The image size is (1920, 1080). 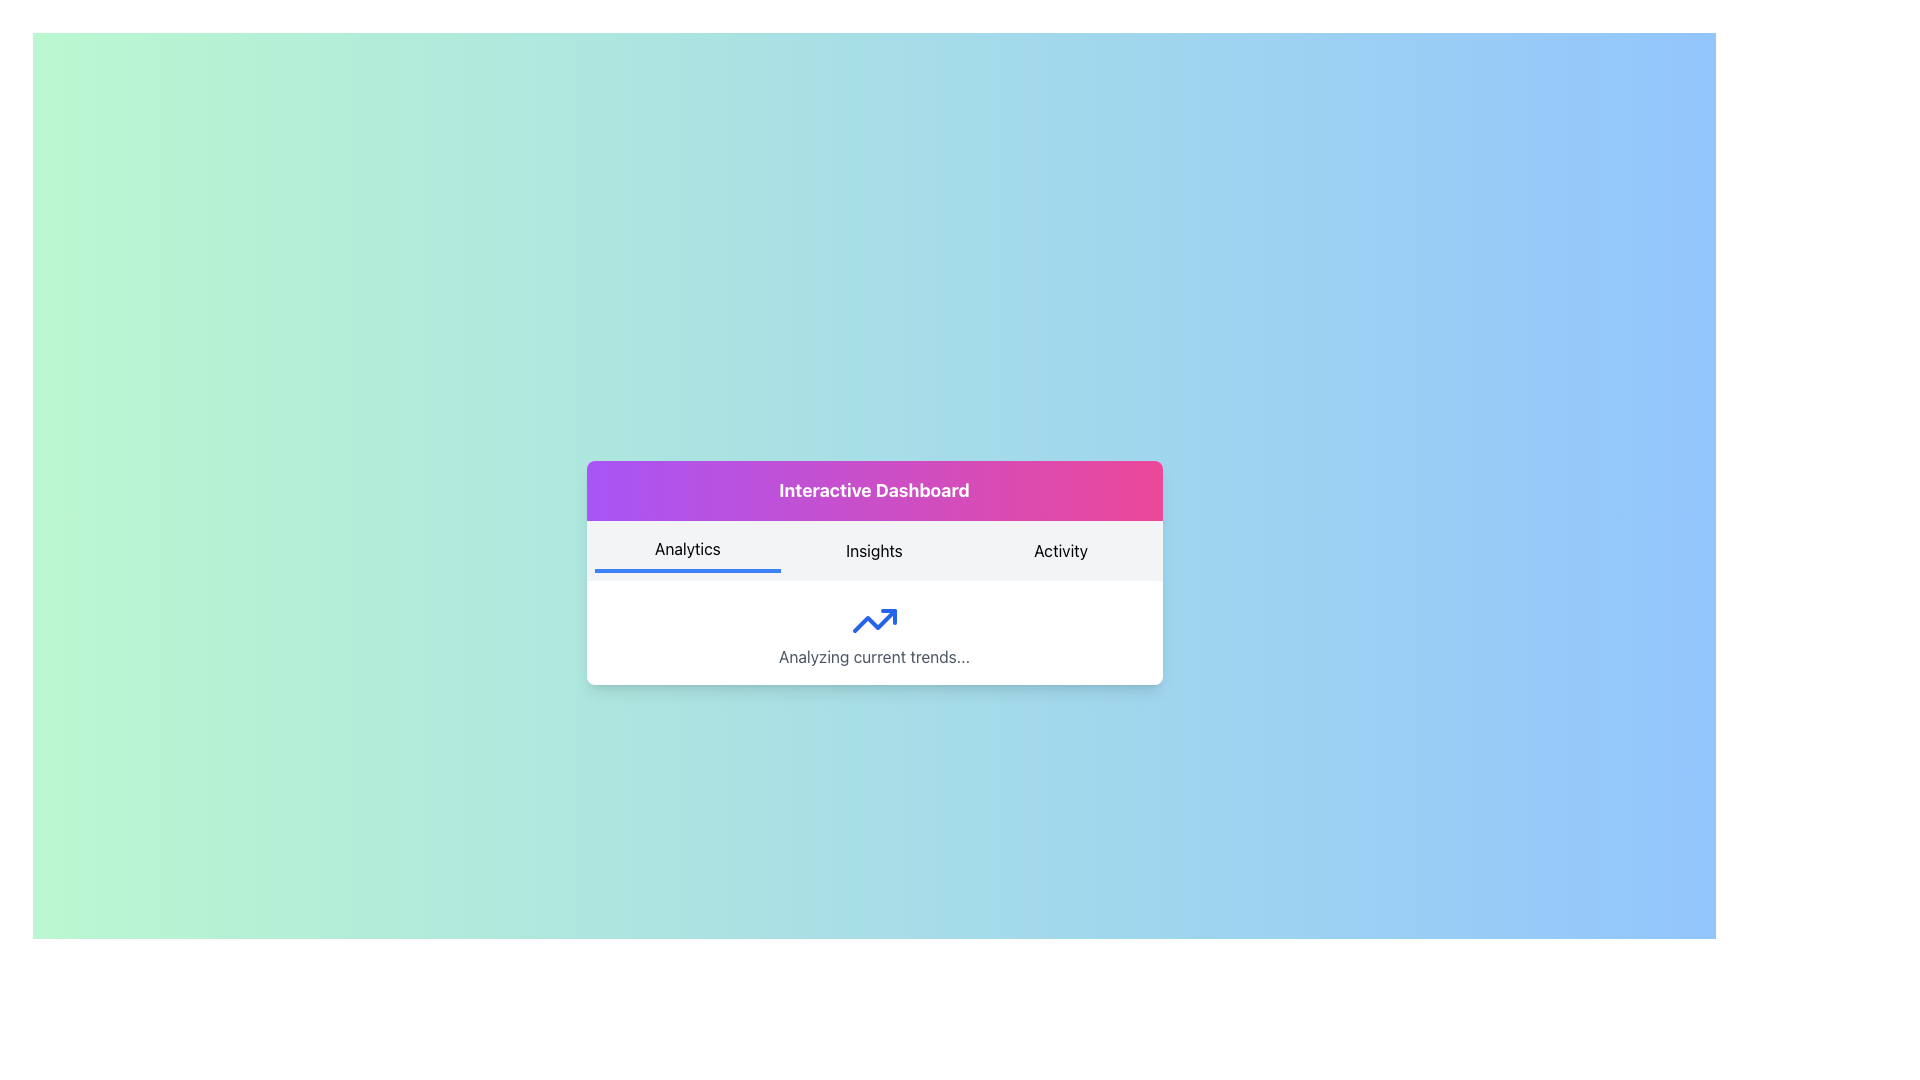 What do you see at coordinates (1060, 551) in the screenshot?
I see `the inactive 'Activity' button, which is the third element in the navigation bar` at bounding box center [1060, 551].